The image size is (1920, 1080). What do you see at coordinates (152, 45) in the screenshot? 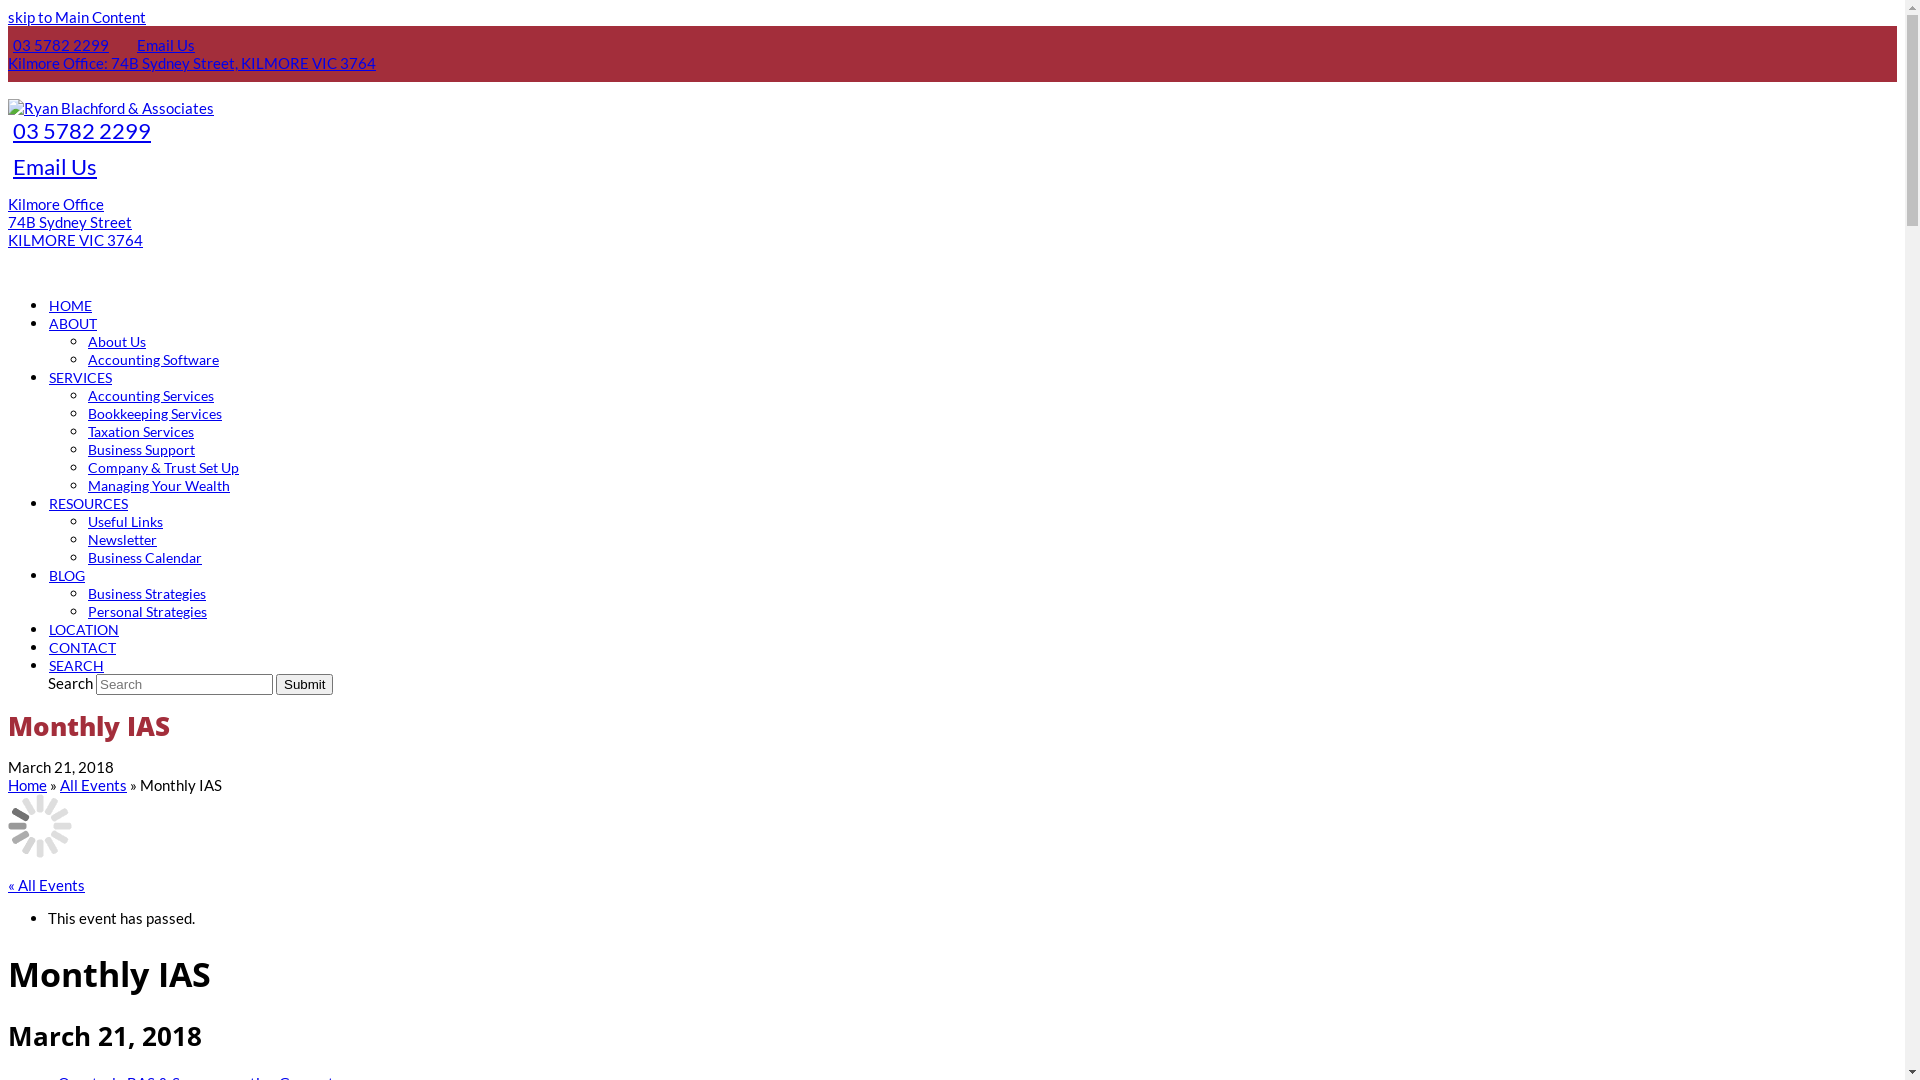
I see `'Email Us'` at bounding box center [152, 45].